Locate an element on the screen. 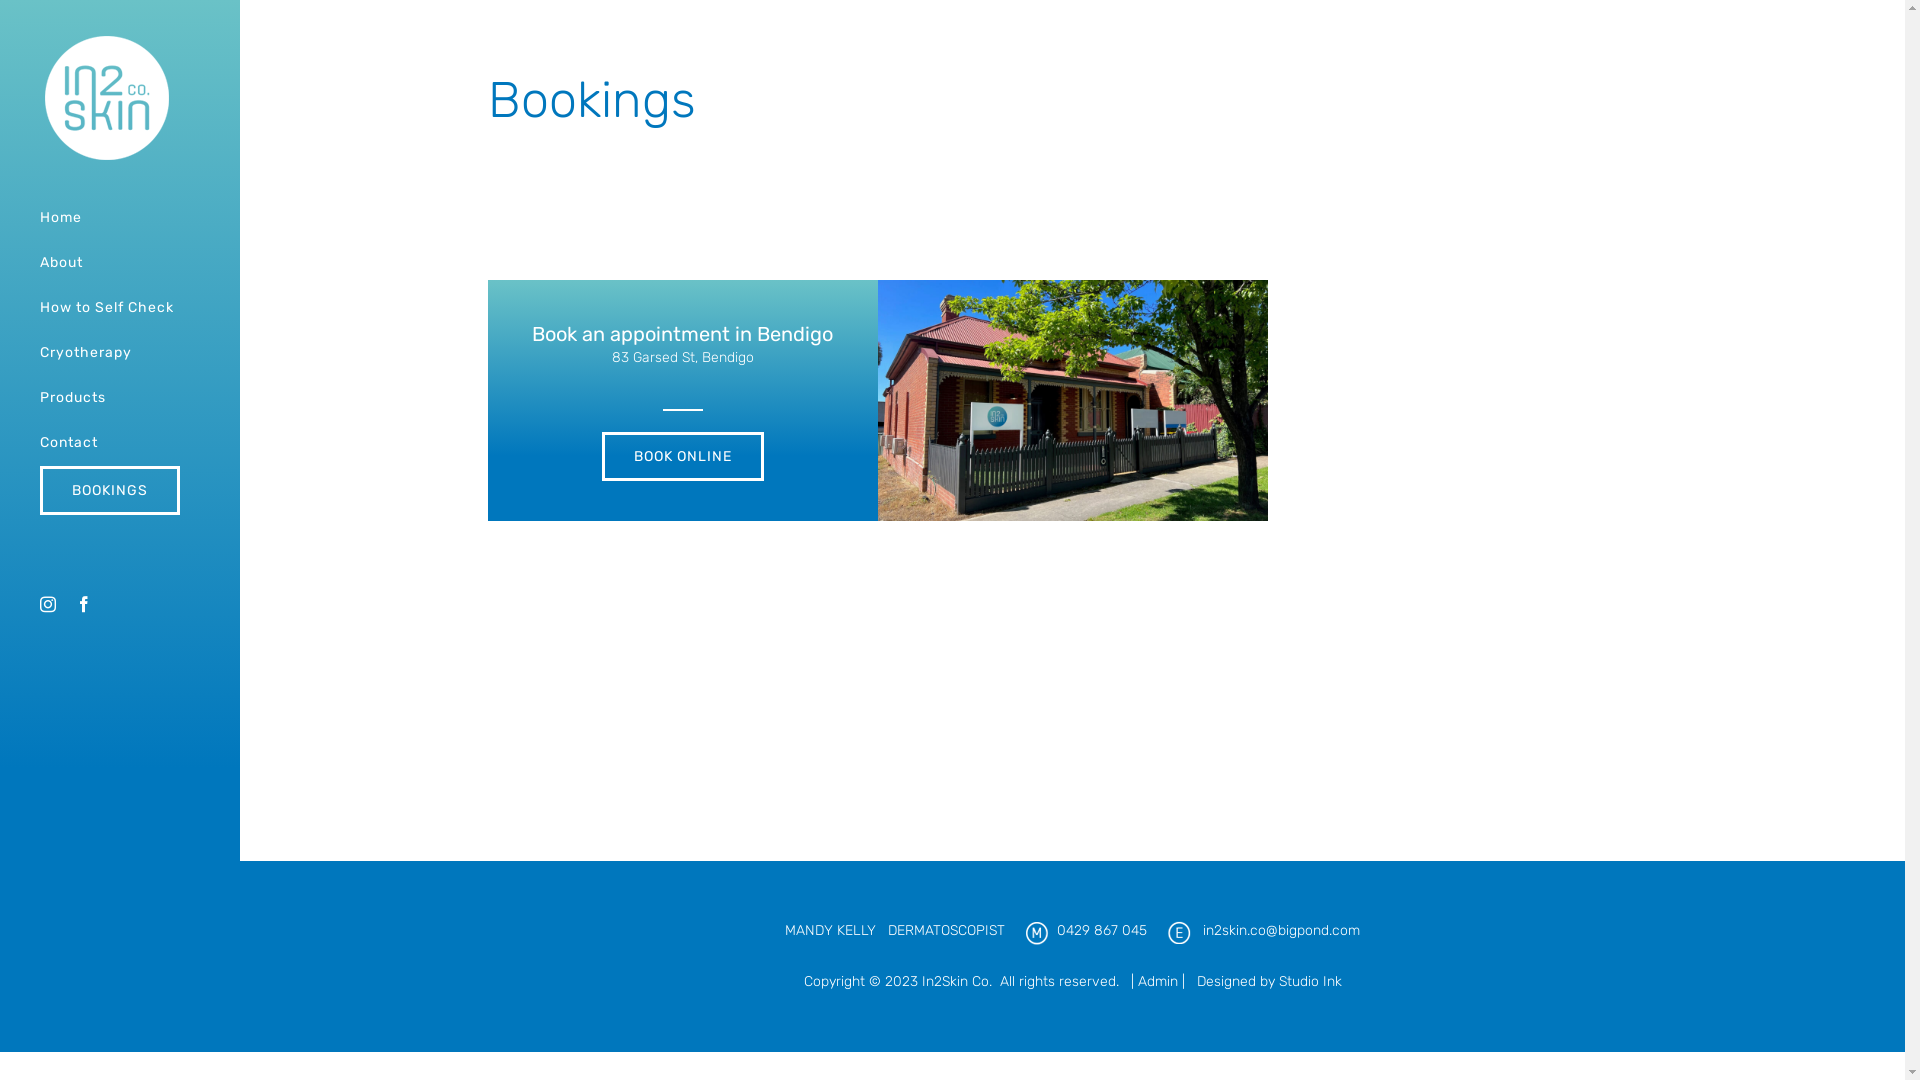  'in2skin.co@bigpond.com' is located at coordinates (1202, 930).